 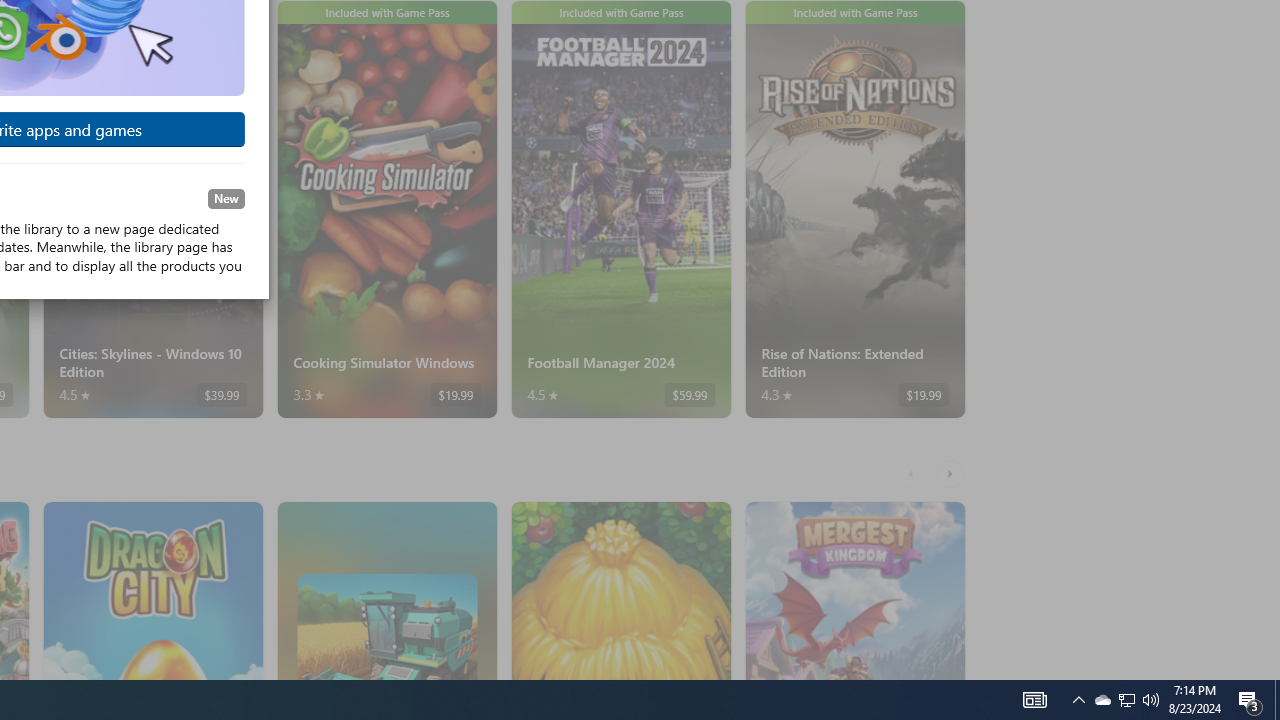 What do you see at coordinates (912, 473) in the screenshot?
I see `'AutomationID: LeftScrollButton'` at bounding box center [912, 473].